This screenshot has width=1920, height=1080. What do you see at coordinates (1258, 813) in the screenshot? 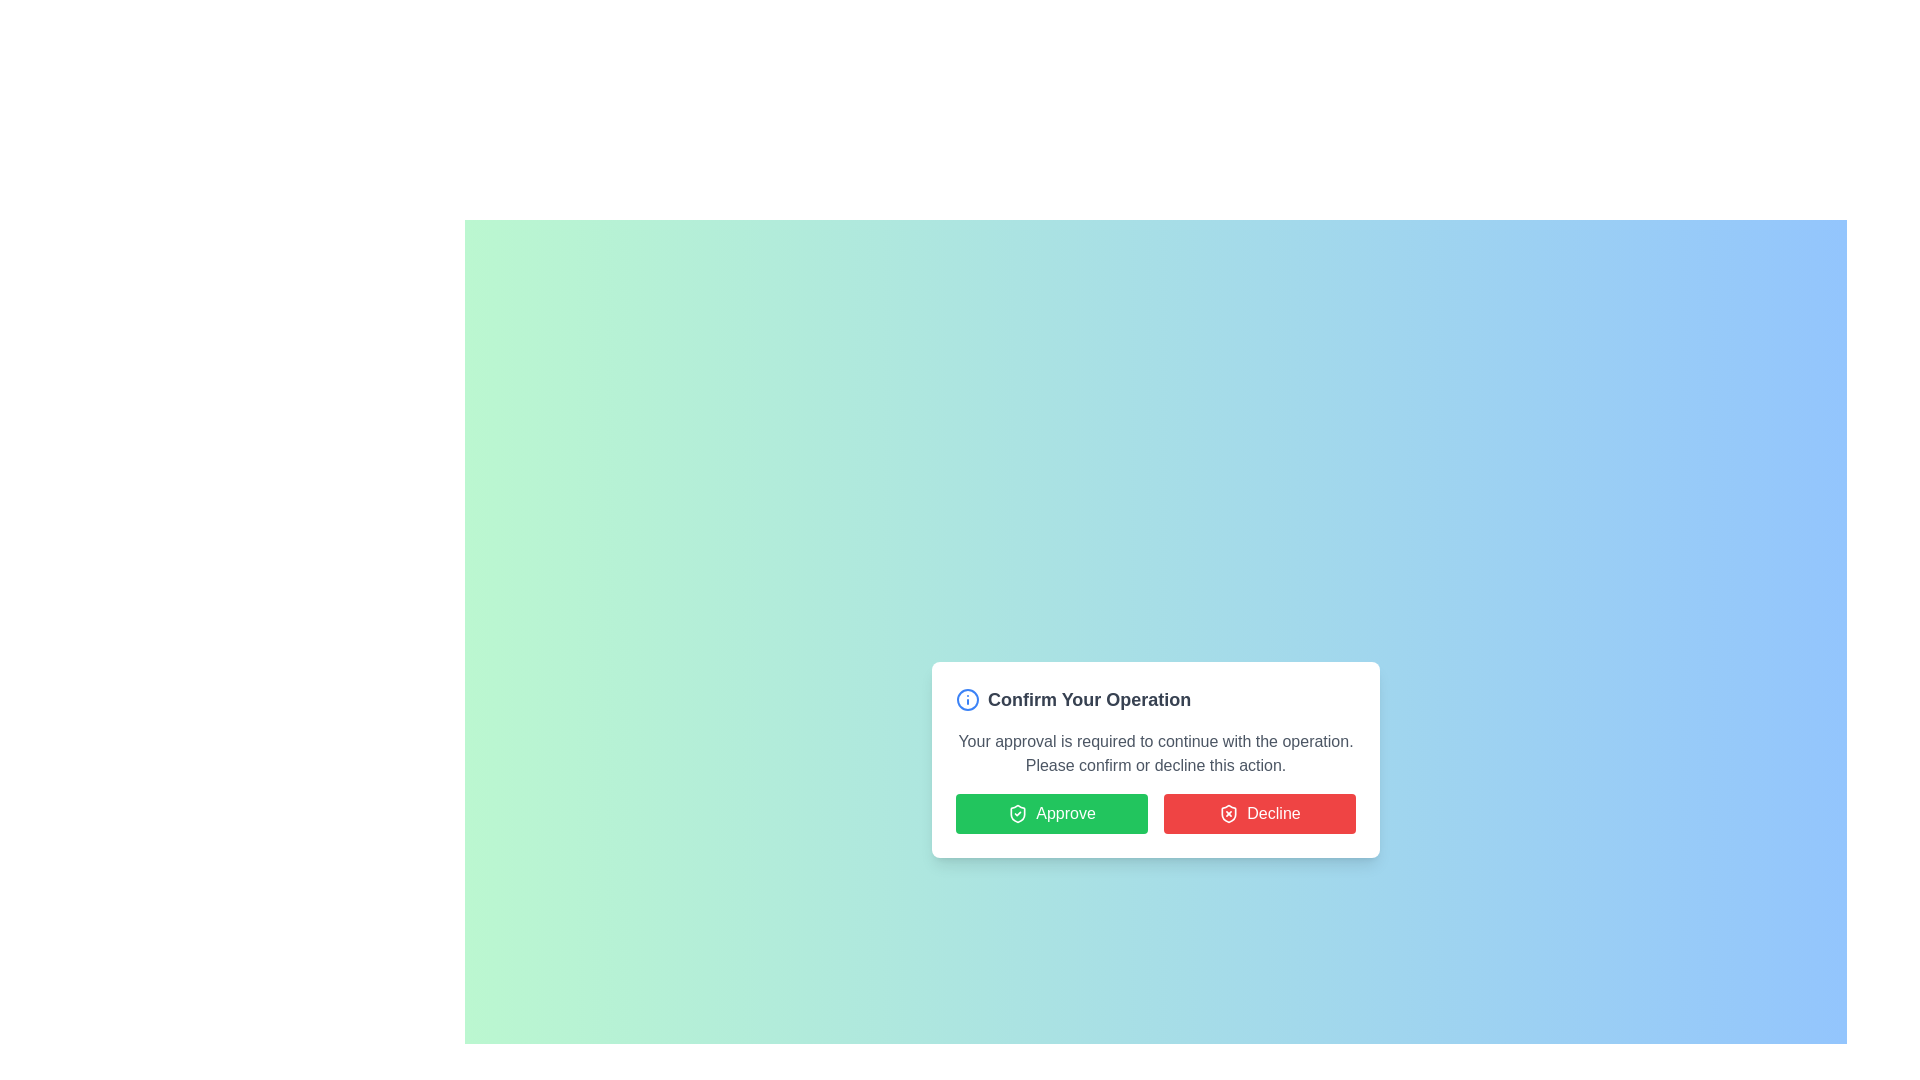
I see `the red rectangular 'Decline' button with rounded corners and a shield icon to decline the operation` at bounding box center [1258, 813].